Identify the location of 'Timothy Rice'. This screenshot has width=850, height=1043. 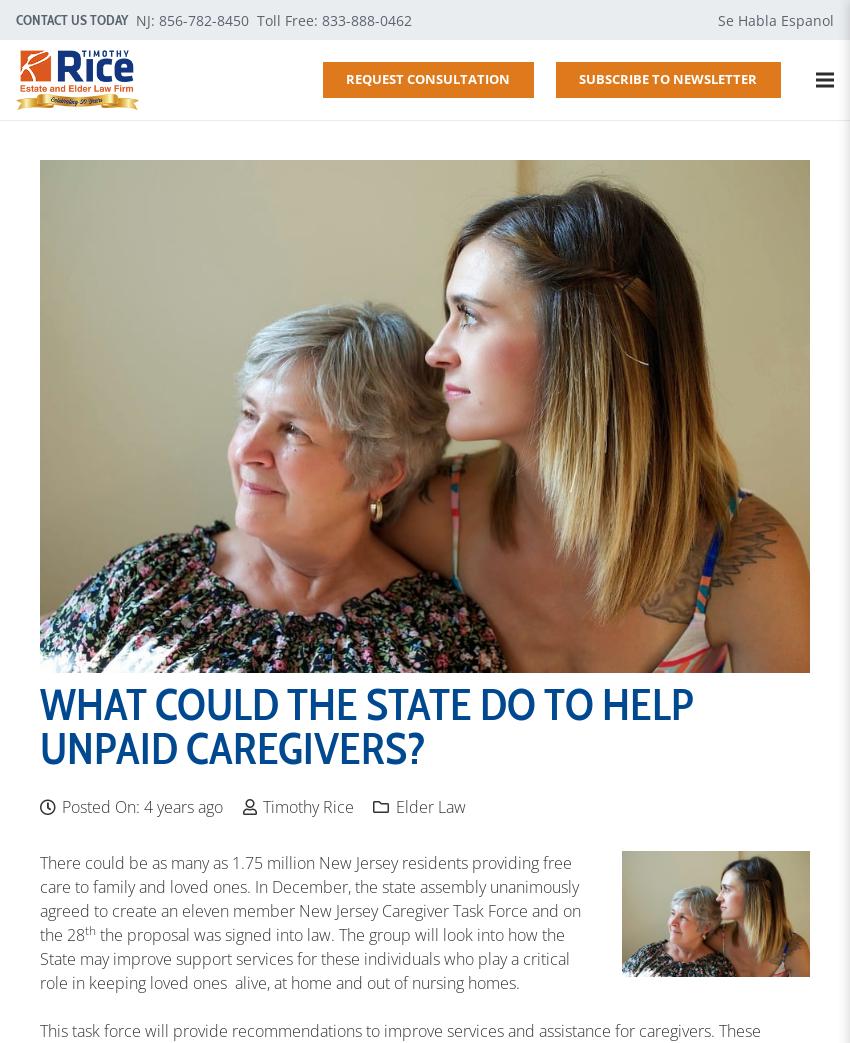
(307, 805).